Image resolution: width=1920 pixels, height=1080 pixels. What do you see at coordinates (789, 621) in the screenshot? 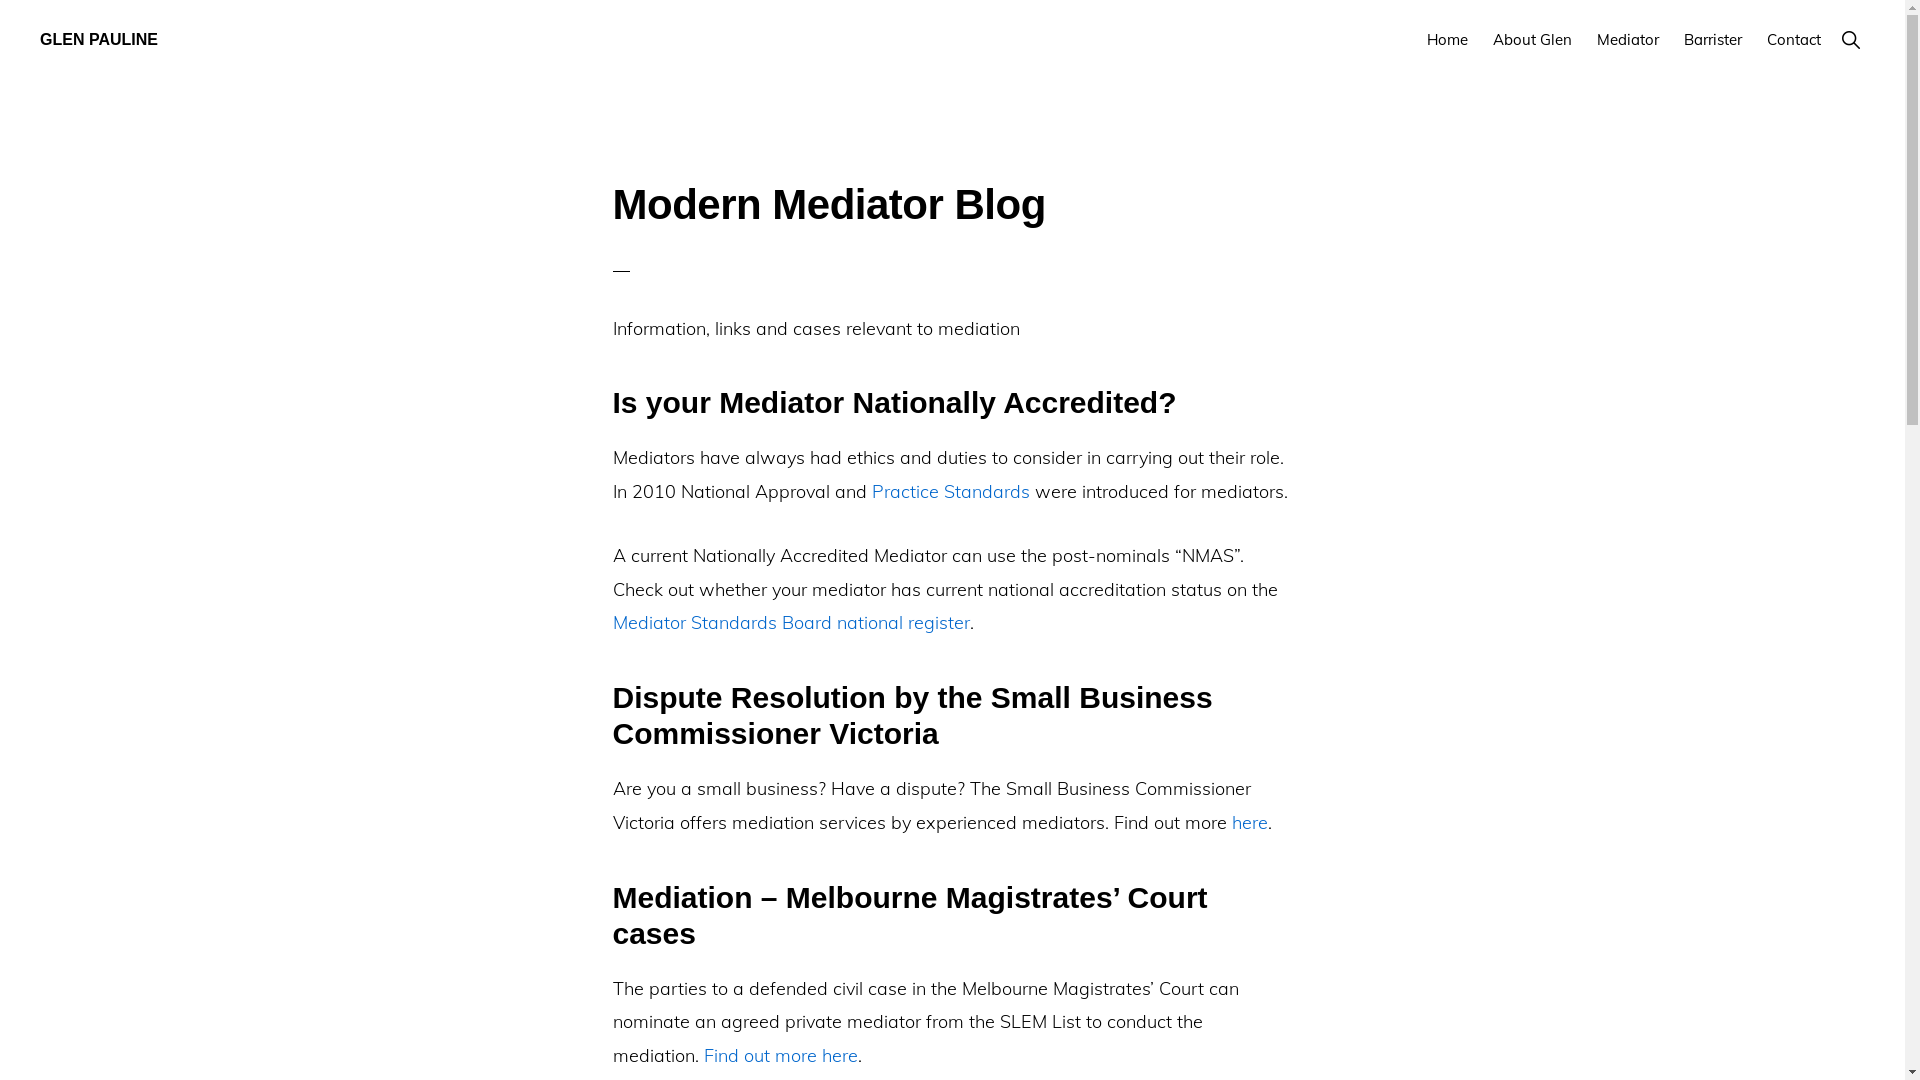
I see `'Mediator Standards Board national register'` at bounding box center [789, 621].